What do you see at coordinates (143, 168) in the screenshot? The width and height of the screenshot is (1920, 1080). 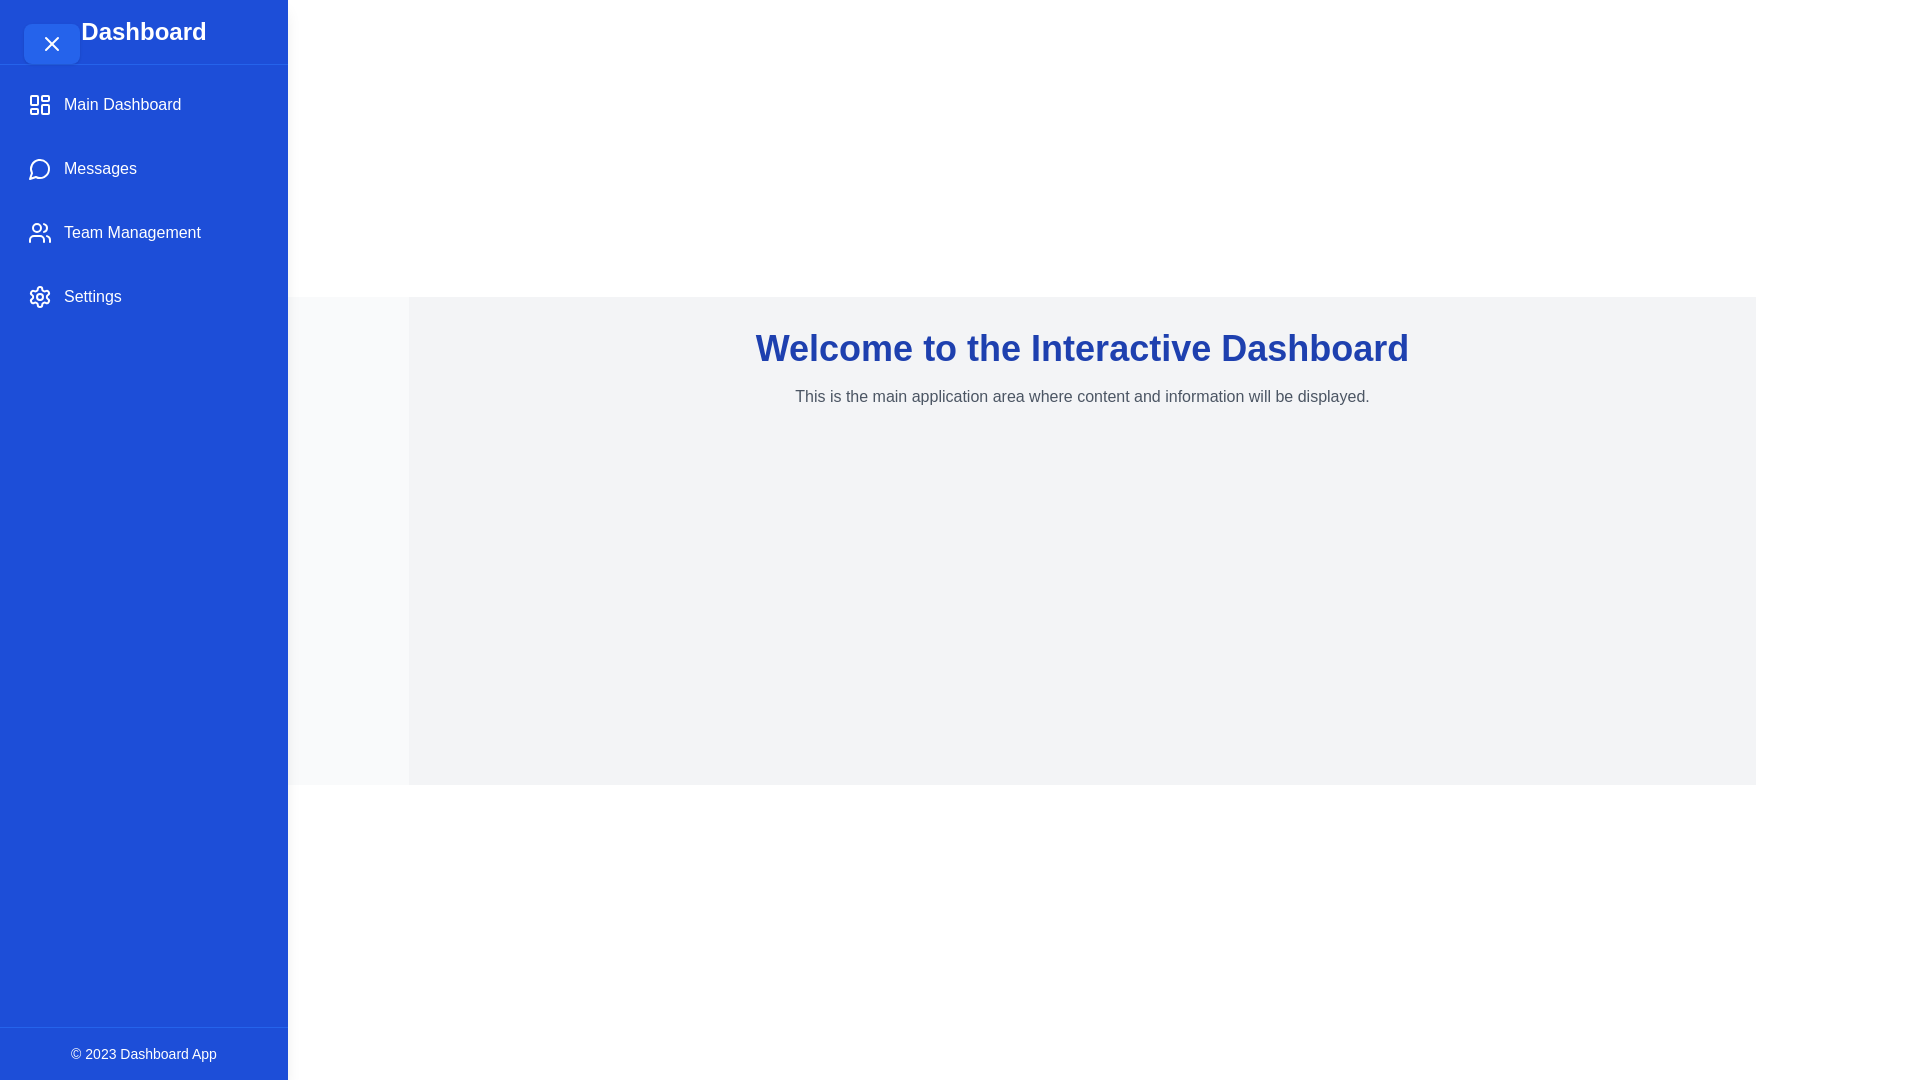 I see `the 'Messages' list item in the drawer to navigate to the 'Messages' section` at bounding box center [143, 168].